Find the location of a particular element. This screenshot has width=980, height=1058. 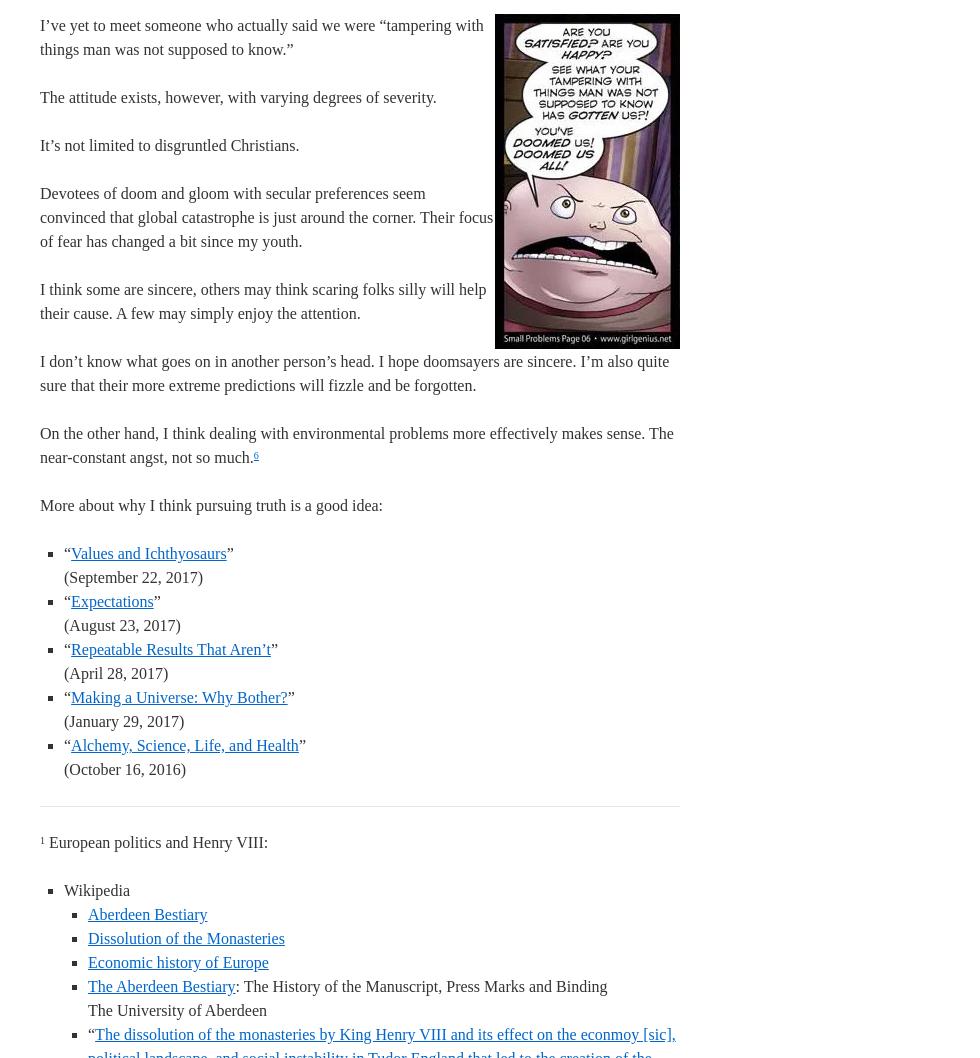

'Dissolution of the Monasteries' is located at coordinates (186, 938).